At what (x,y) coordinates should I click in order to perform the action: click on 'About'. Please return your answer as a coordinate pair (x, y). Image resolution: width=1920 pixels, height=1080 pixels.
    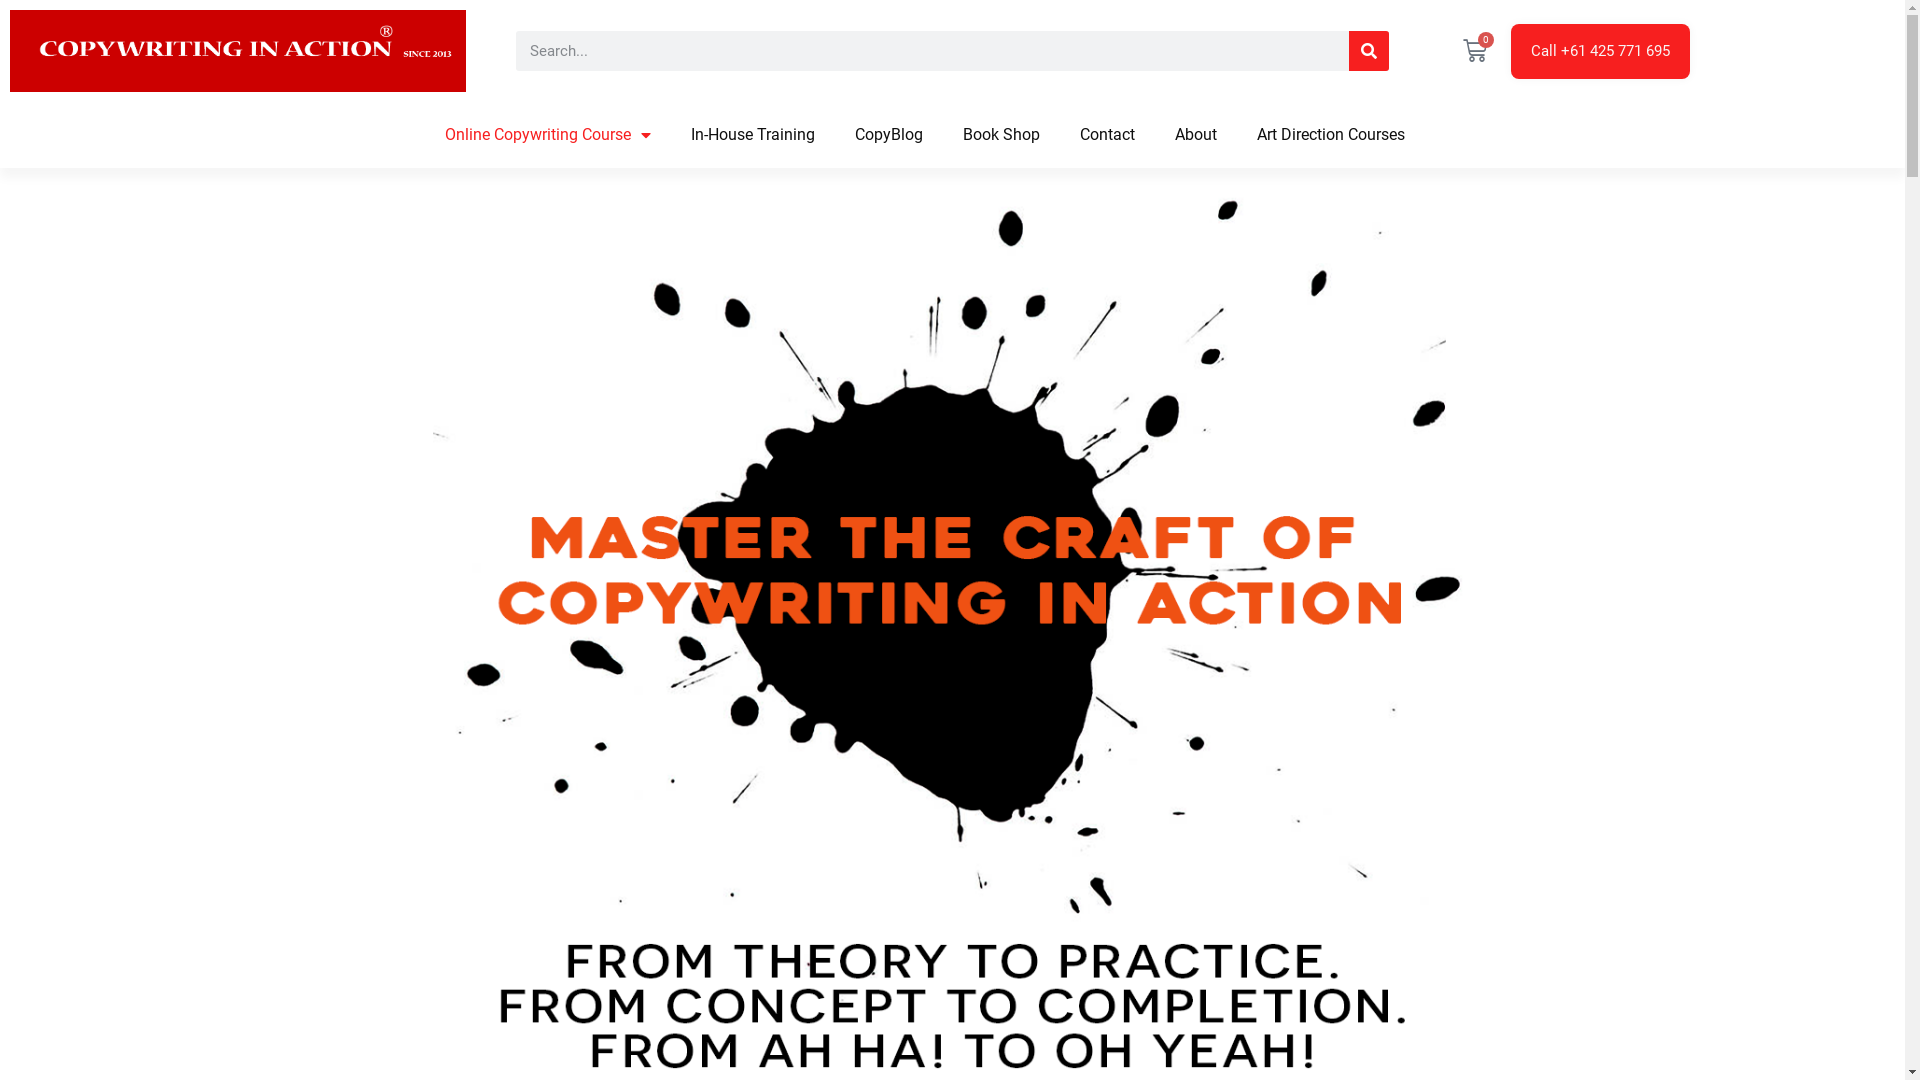
    Looking at the image, I should click on (1195, 135).